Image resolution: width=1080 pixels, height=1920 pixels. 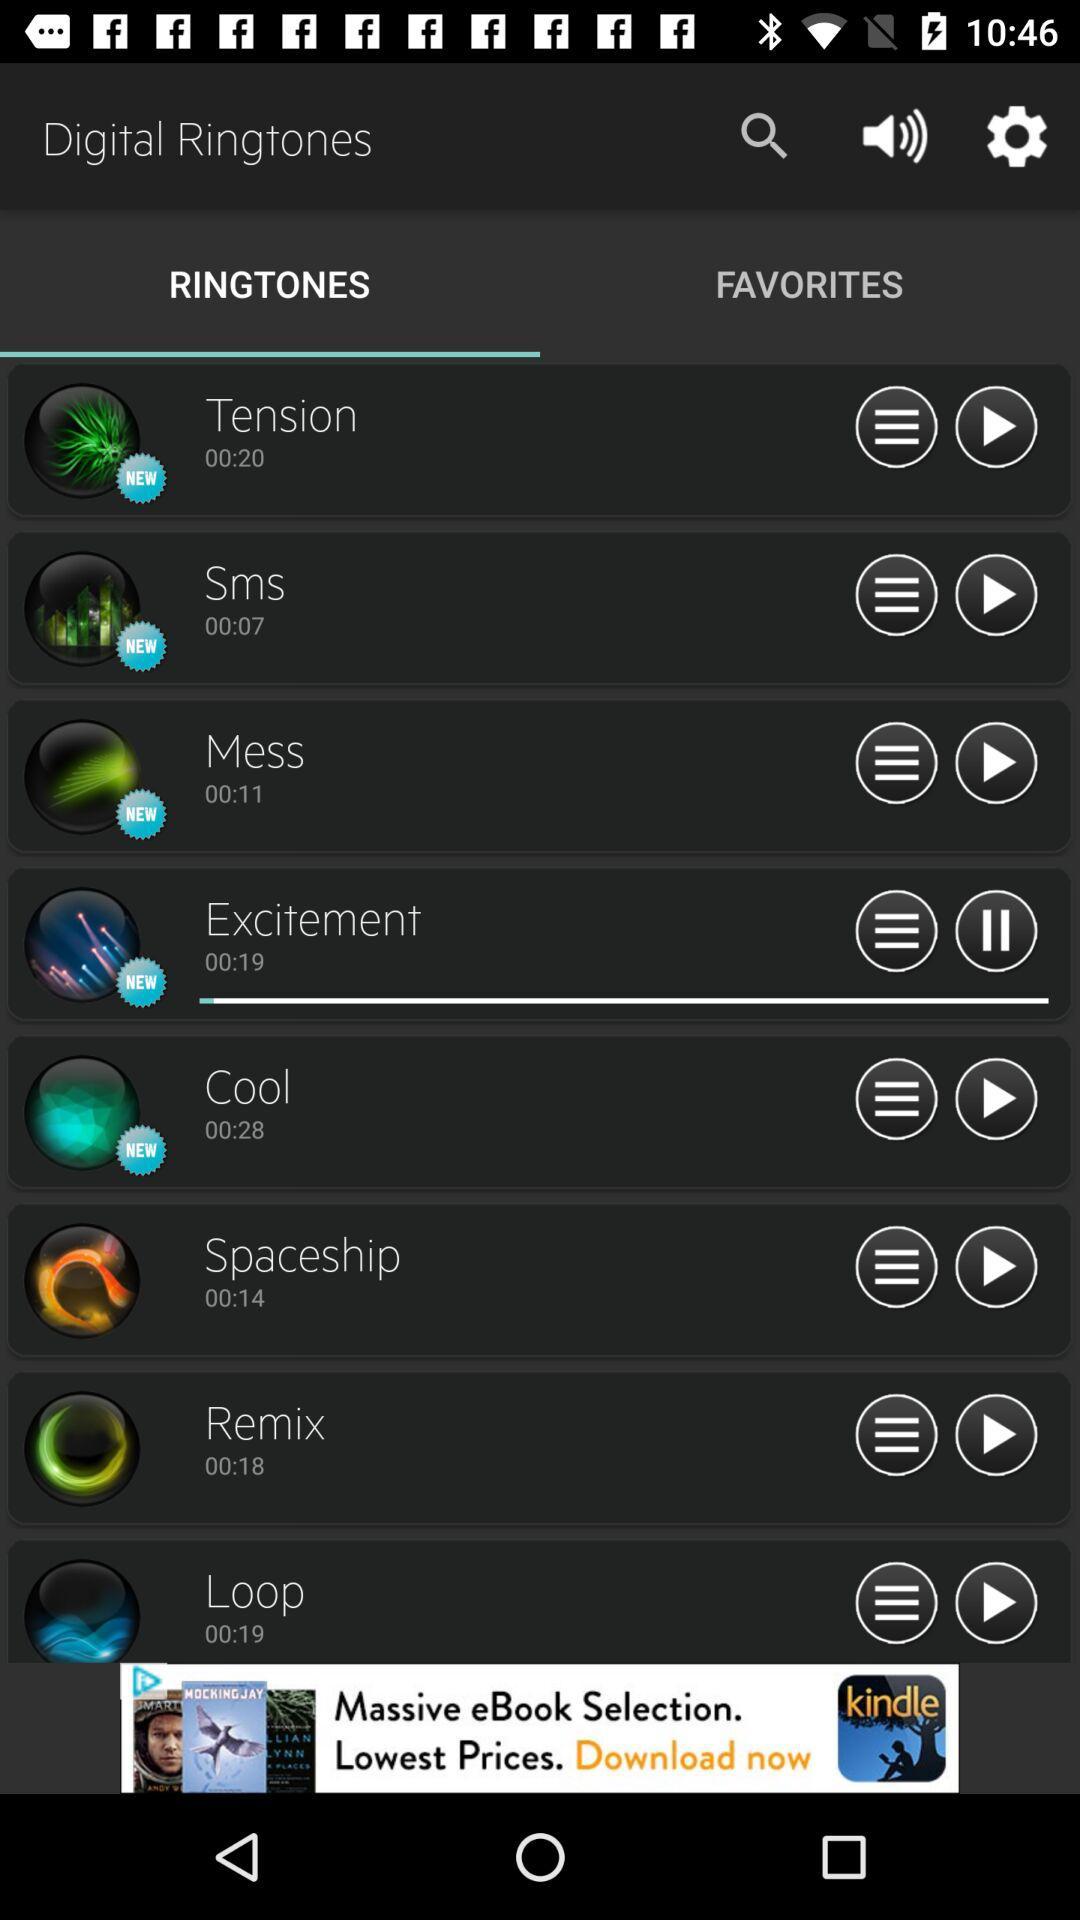 What do you see at coordinates (80, 1281) in the screenshot?
I see `simpal` at bounding box center [80, 1281].